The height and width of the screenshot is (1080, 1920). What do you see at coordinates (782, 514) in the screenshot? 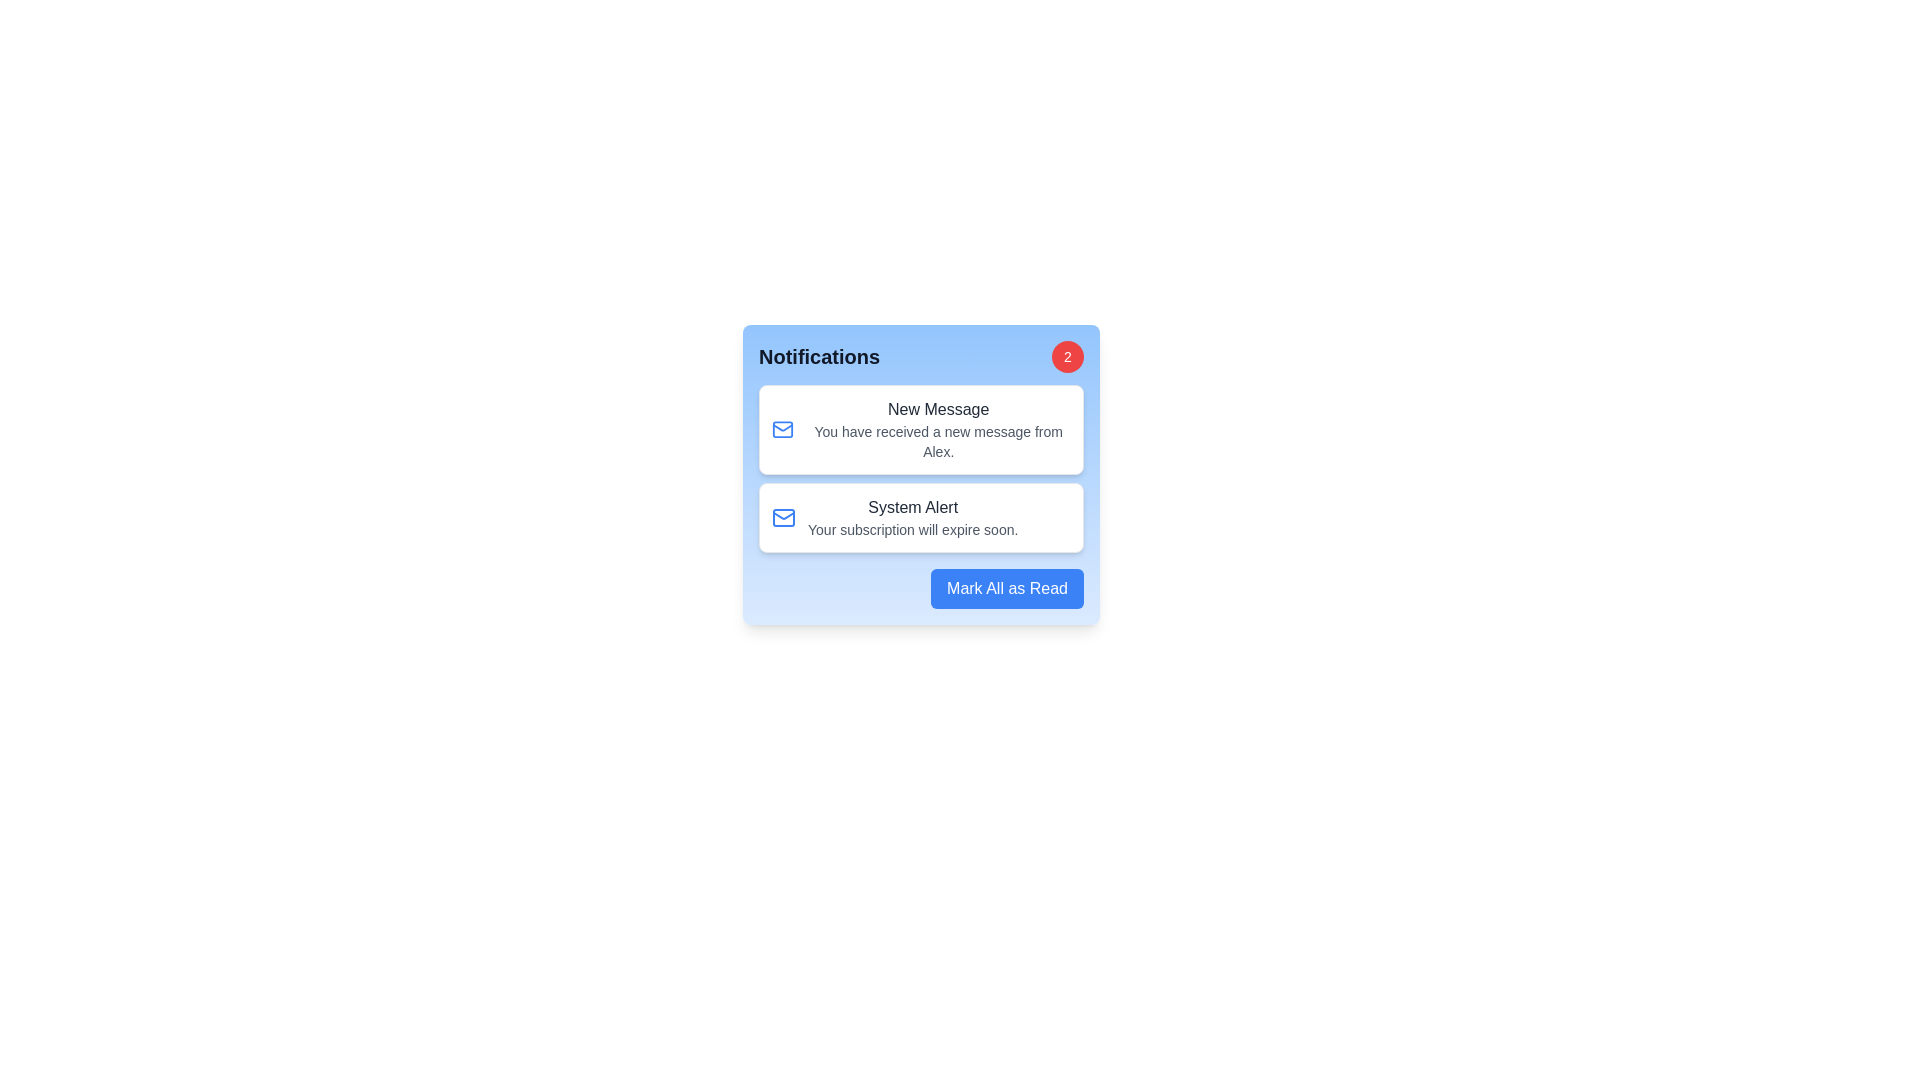
I see `the decorative flap of the envelope icon, which is located at the bottom part of the icon and aligned to the left of the 'New Message' text` at bounding box center [782, 514].